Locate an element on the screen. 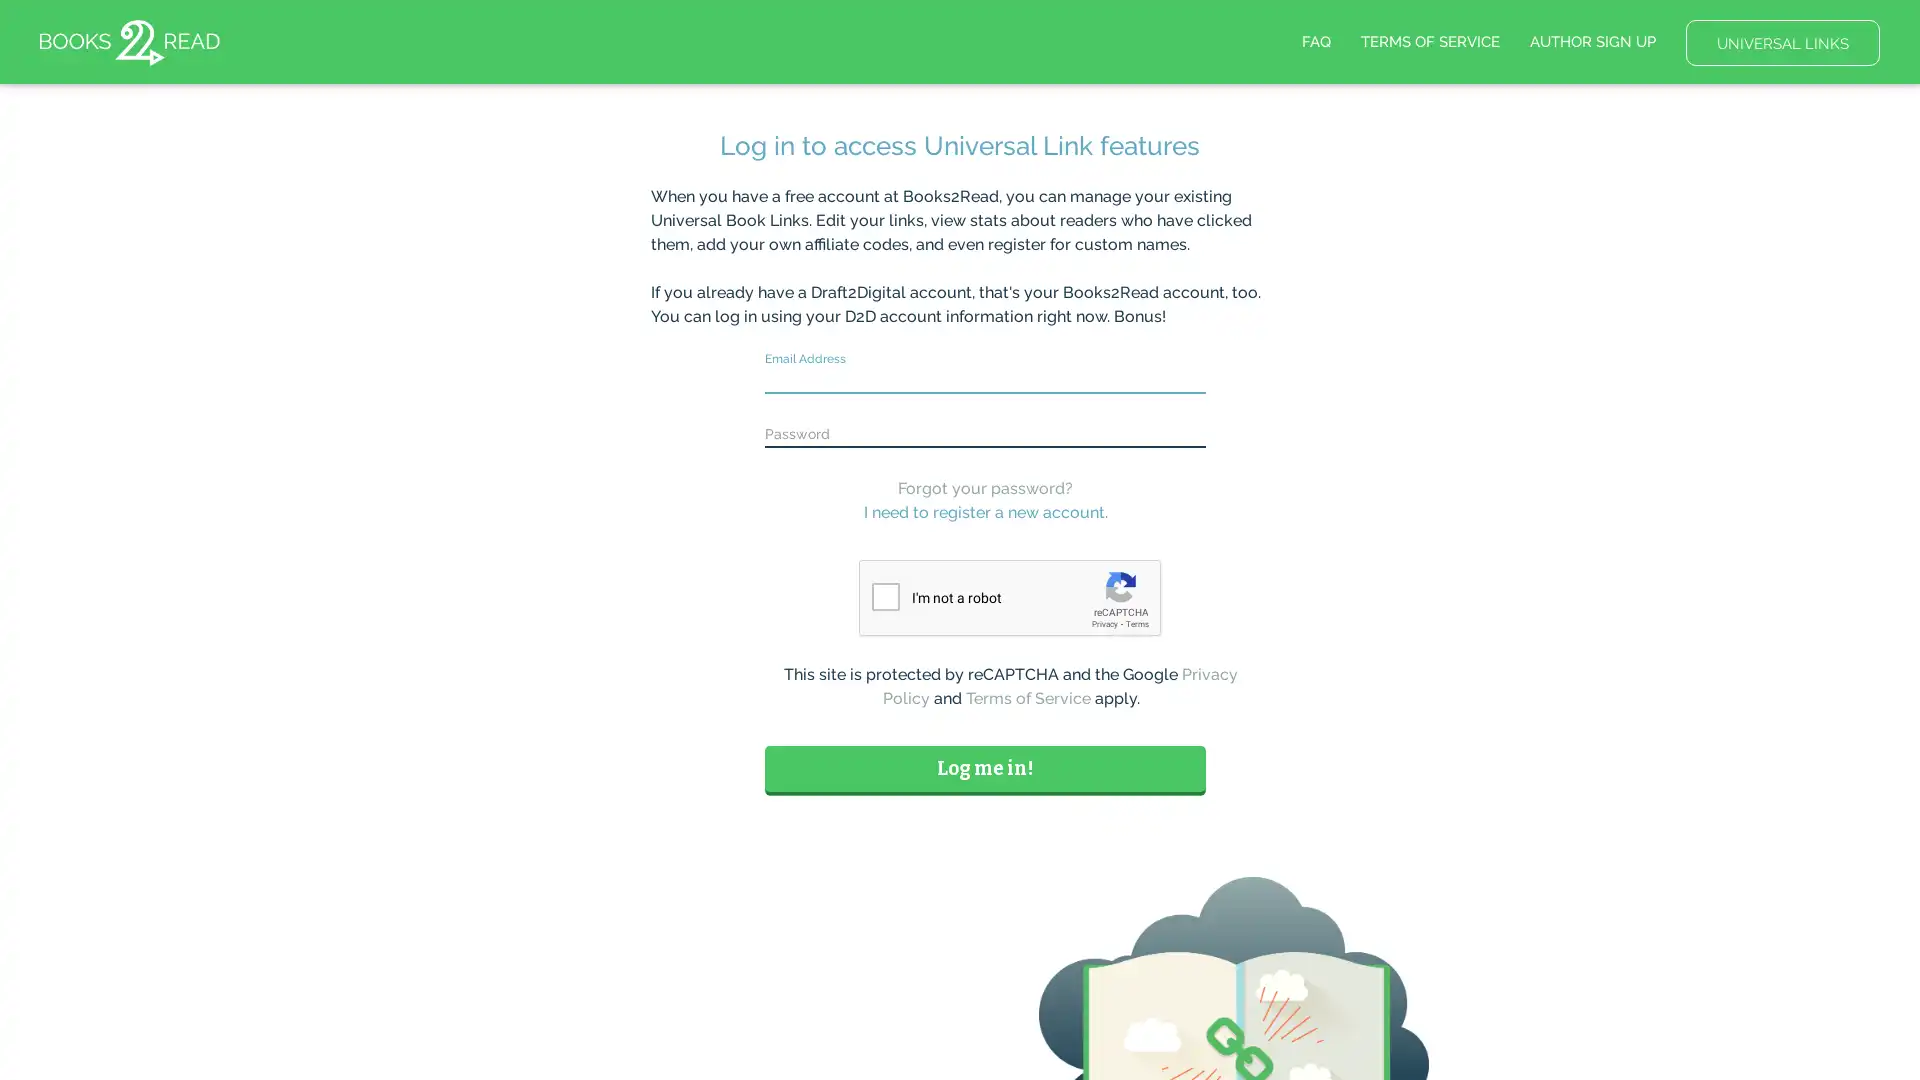 This screenshot has height=1080, width=1920. Log me in! is located at coordinates (985, 767).